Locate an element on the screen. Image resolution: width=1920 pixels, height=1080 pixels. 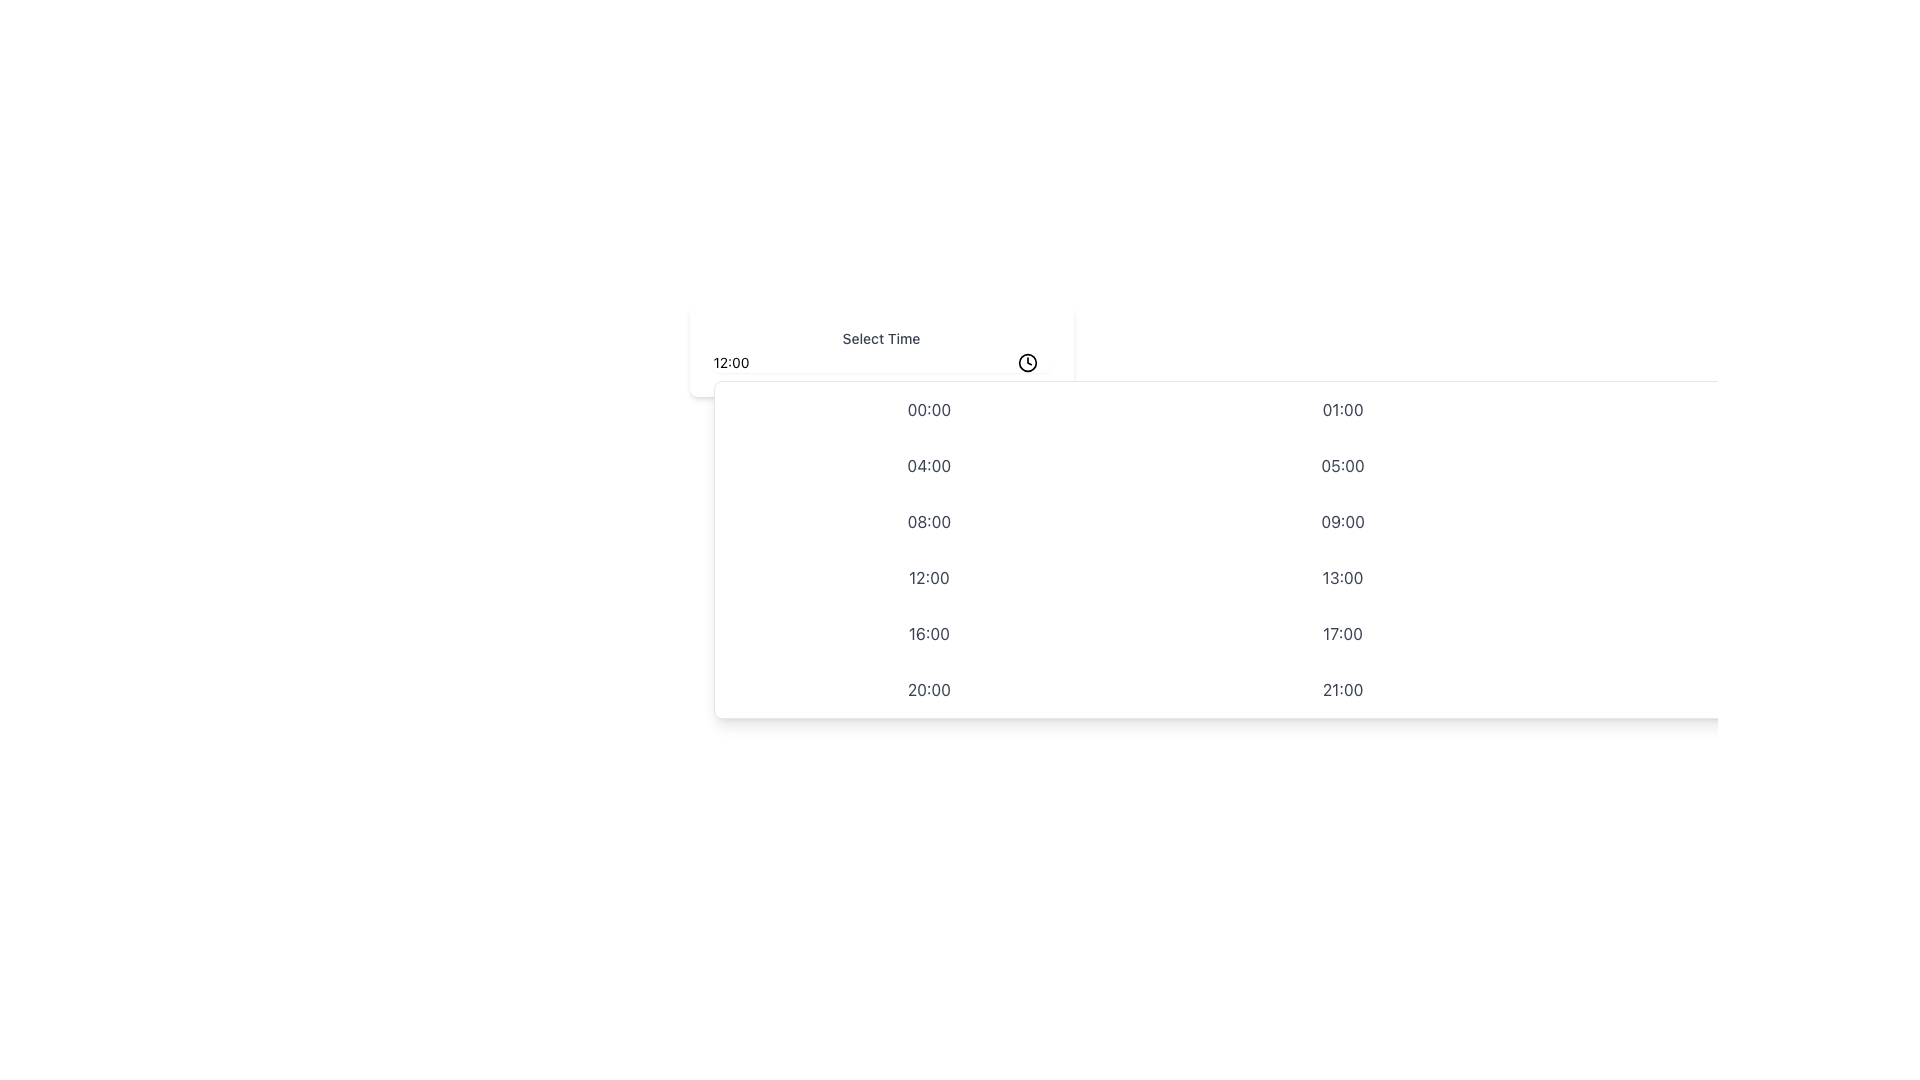
the clock-shaped icon positioned at the far right of the 'Select Time' text input field is located at coordinates (1033, 362).